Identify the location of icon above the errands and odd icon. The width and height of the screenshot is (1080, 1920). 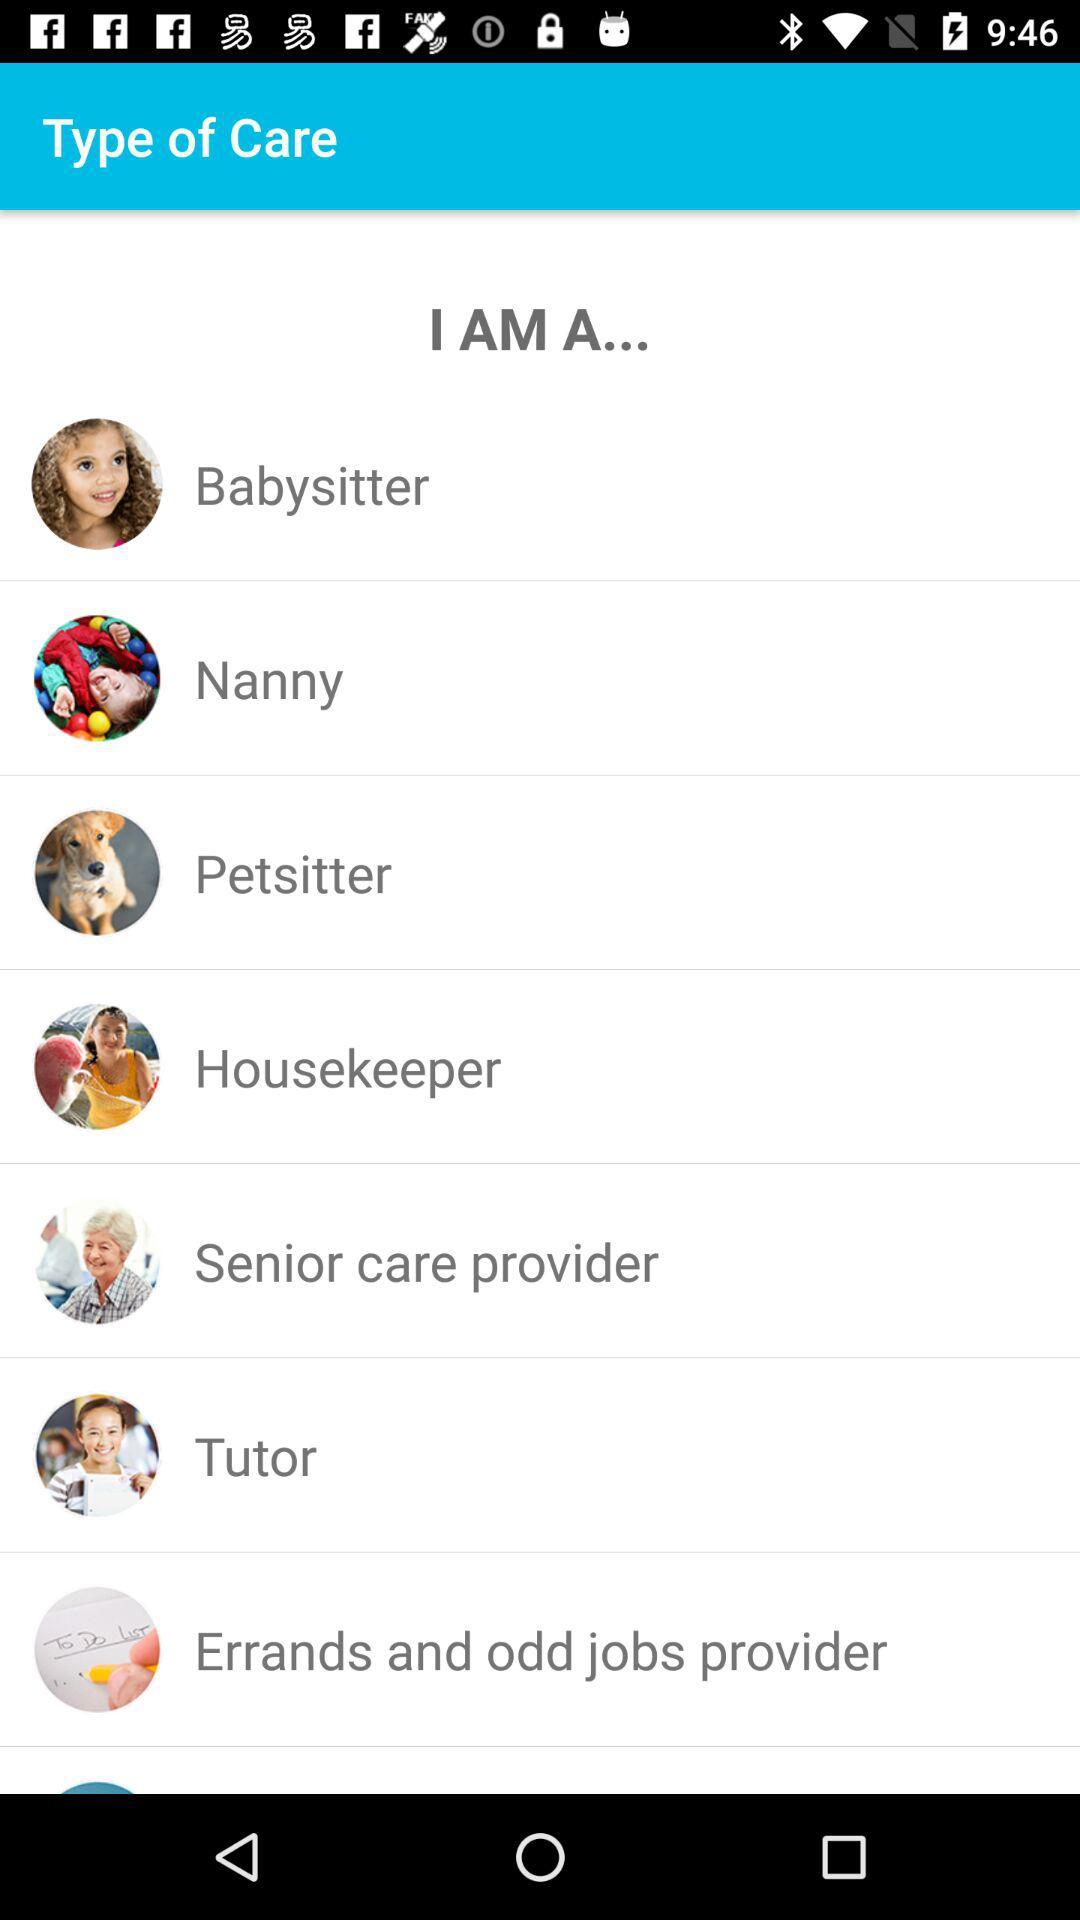
(254, 1455).